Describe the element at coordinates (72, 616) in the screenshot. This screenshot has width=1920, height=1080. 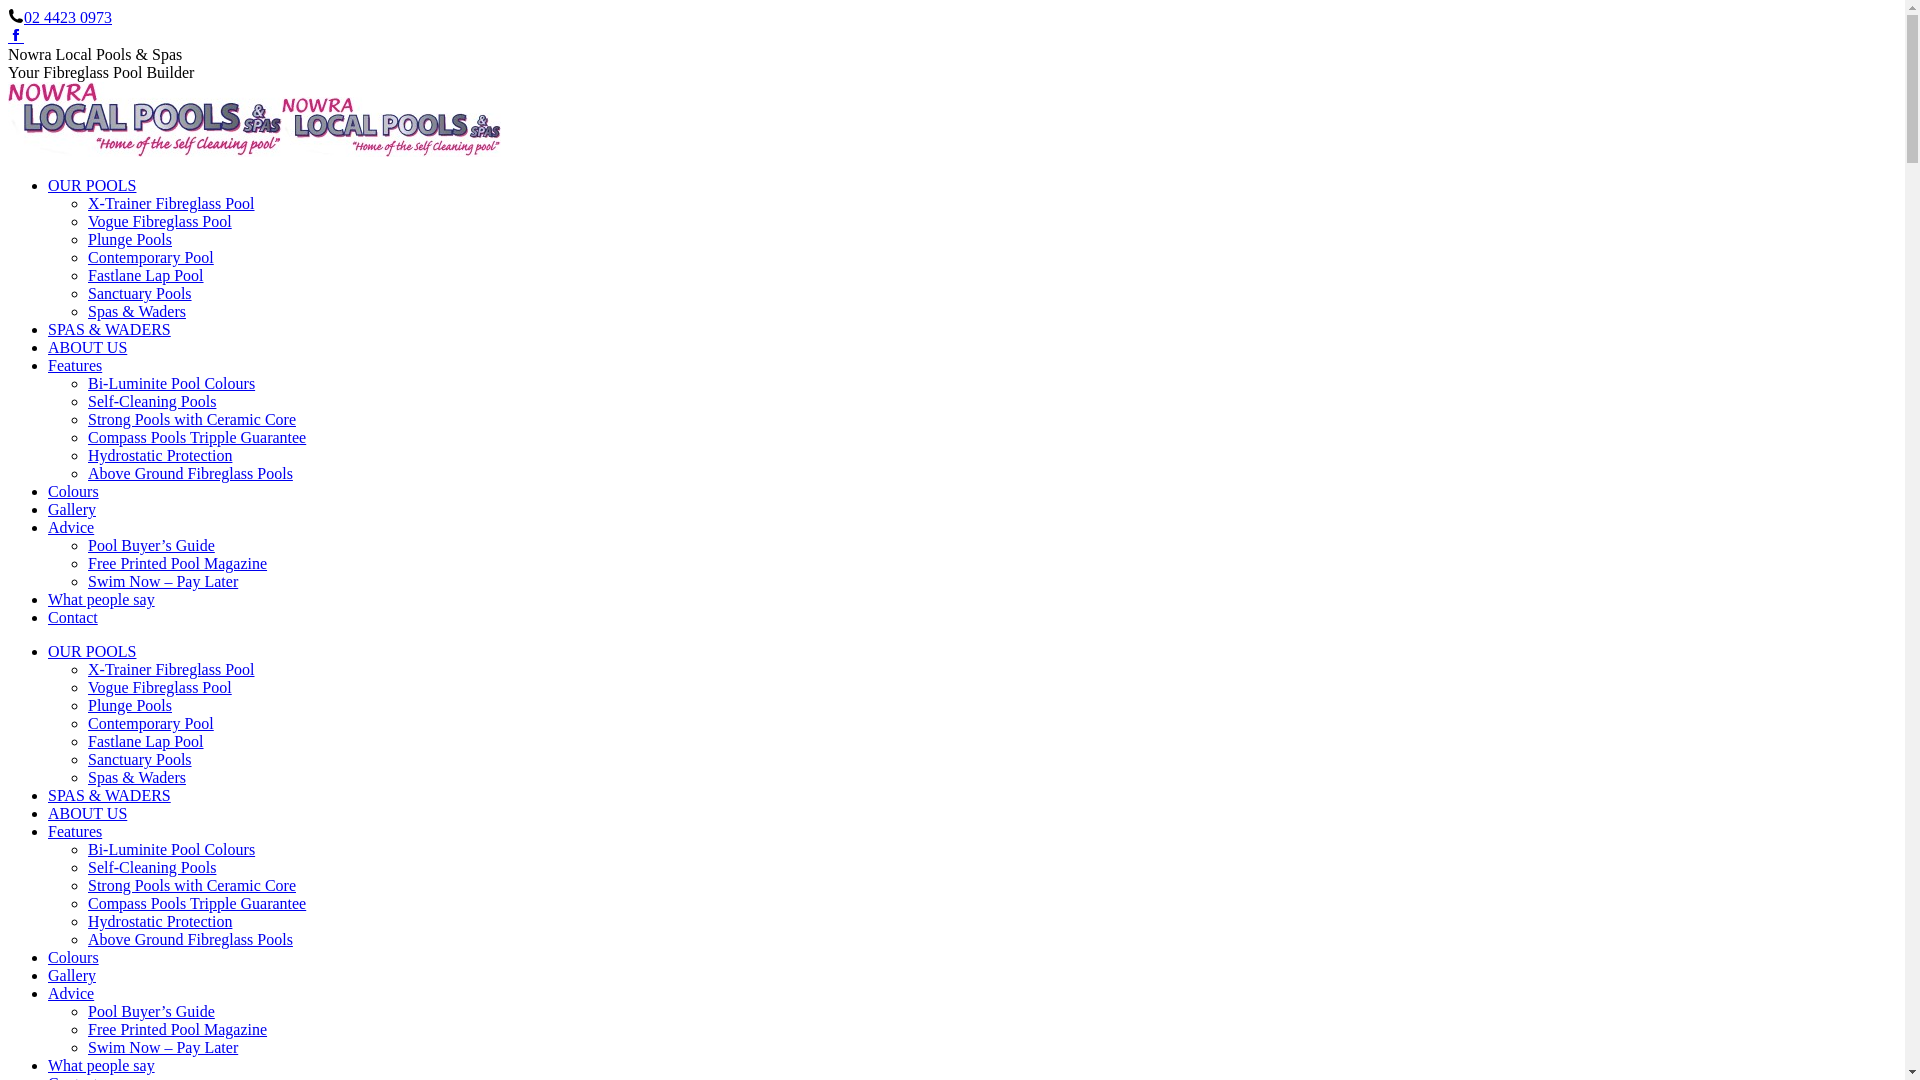
I see `'Contact'` at that location.